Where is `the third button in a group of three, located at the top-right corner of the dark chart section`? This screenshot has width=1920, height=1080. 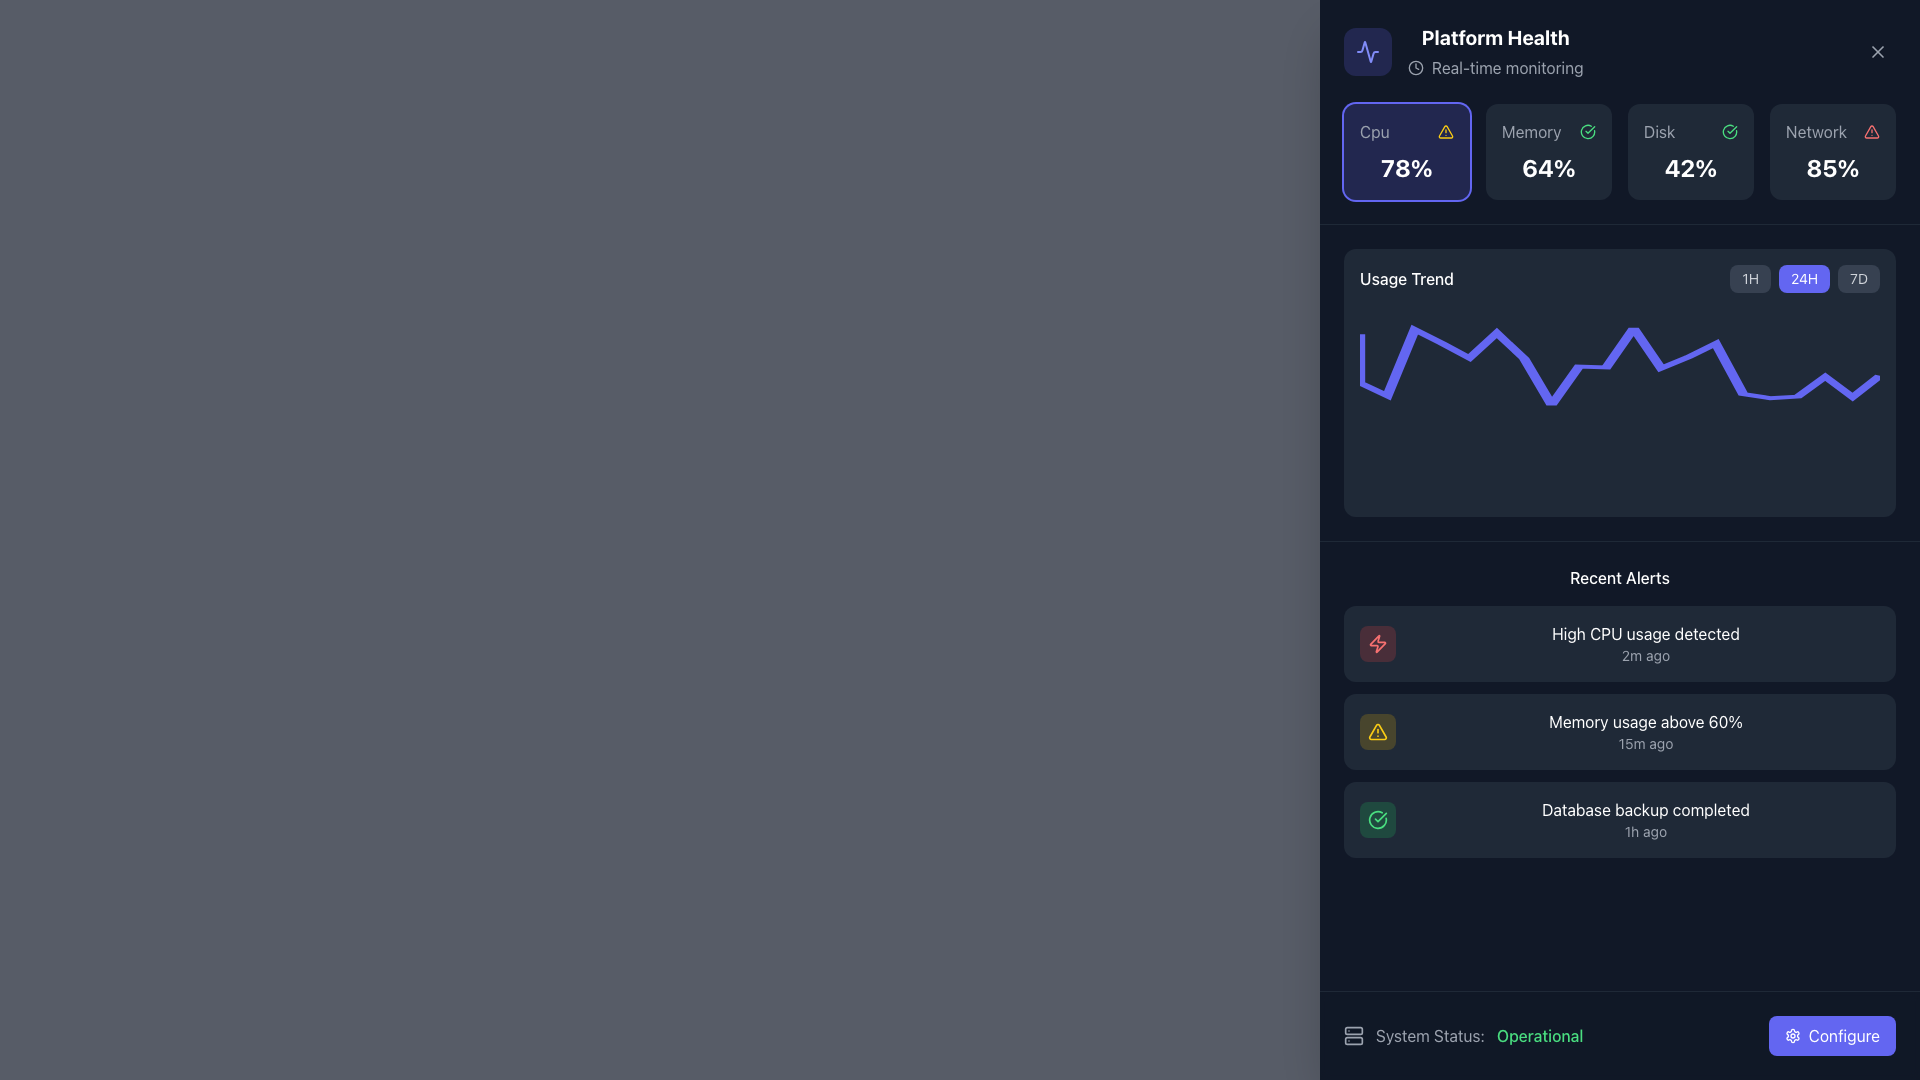 the third button in a group of three, located at the top-right corner of the dark chart section is located at coordinates (1858, 278).